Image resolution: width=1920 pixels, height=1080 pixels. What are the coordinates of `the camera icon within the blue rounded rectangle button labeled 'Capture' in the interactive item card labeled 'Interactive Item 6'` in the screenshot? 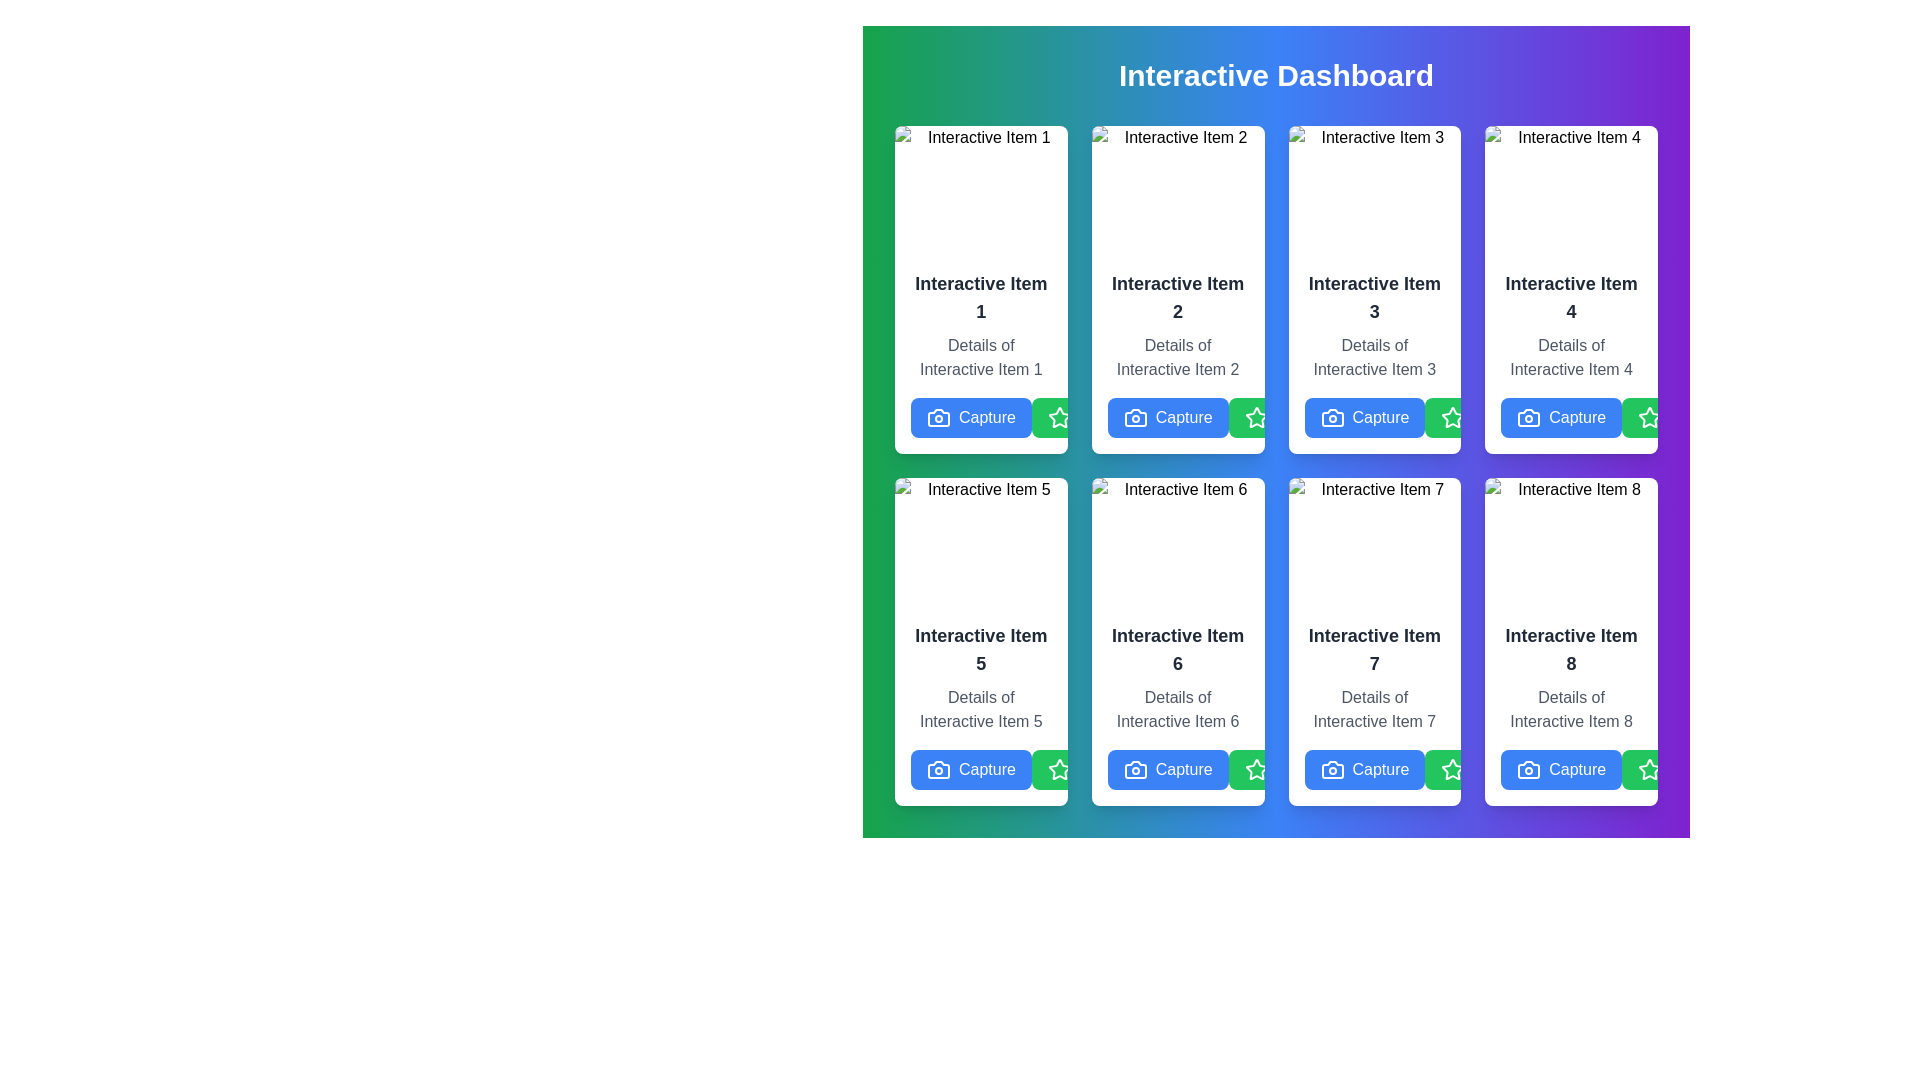 It's located at (1135, 769).